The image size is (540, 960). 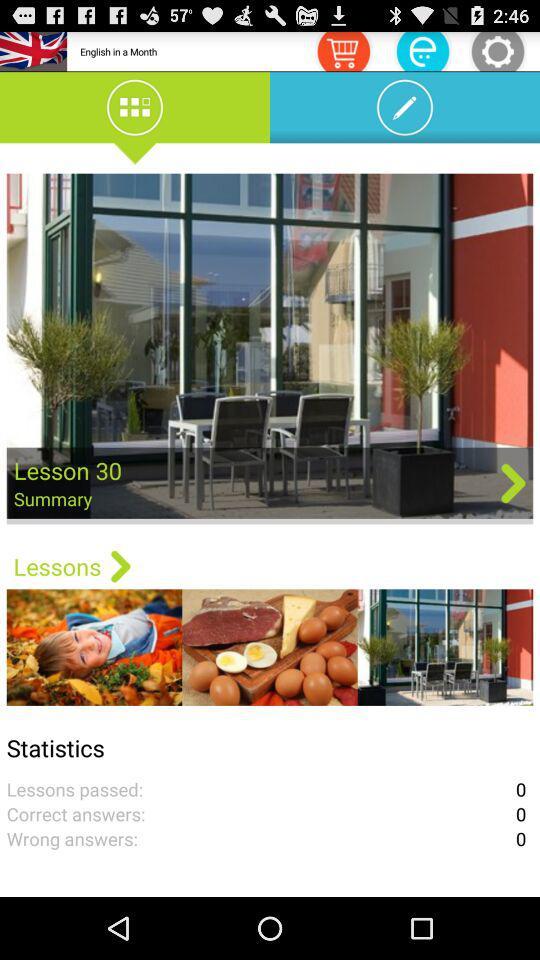 What do you see at coordinates (342, 50) in the screenshot?
I see `icon next to the english in a icon` at bounding box center [342, 50].